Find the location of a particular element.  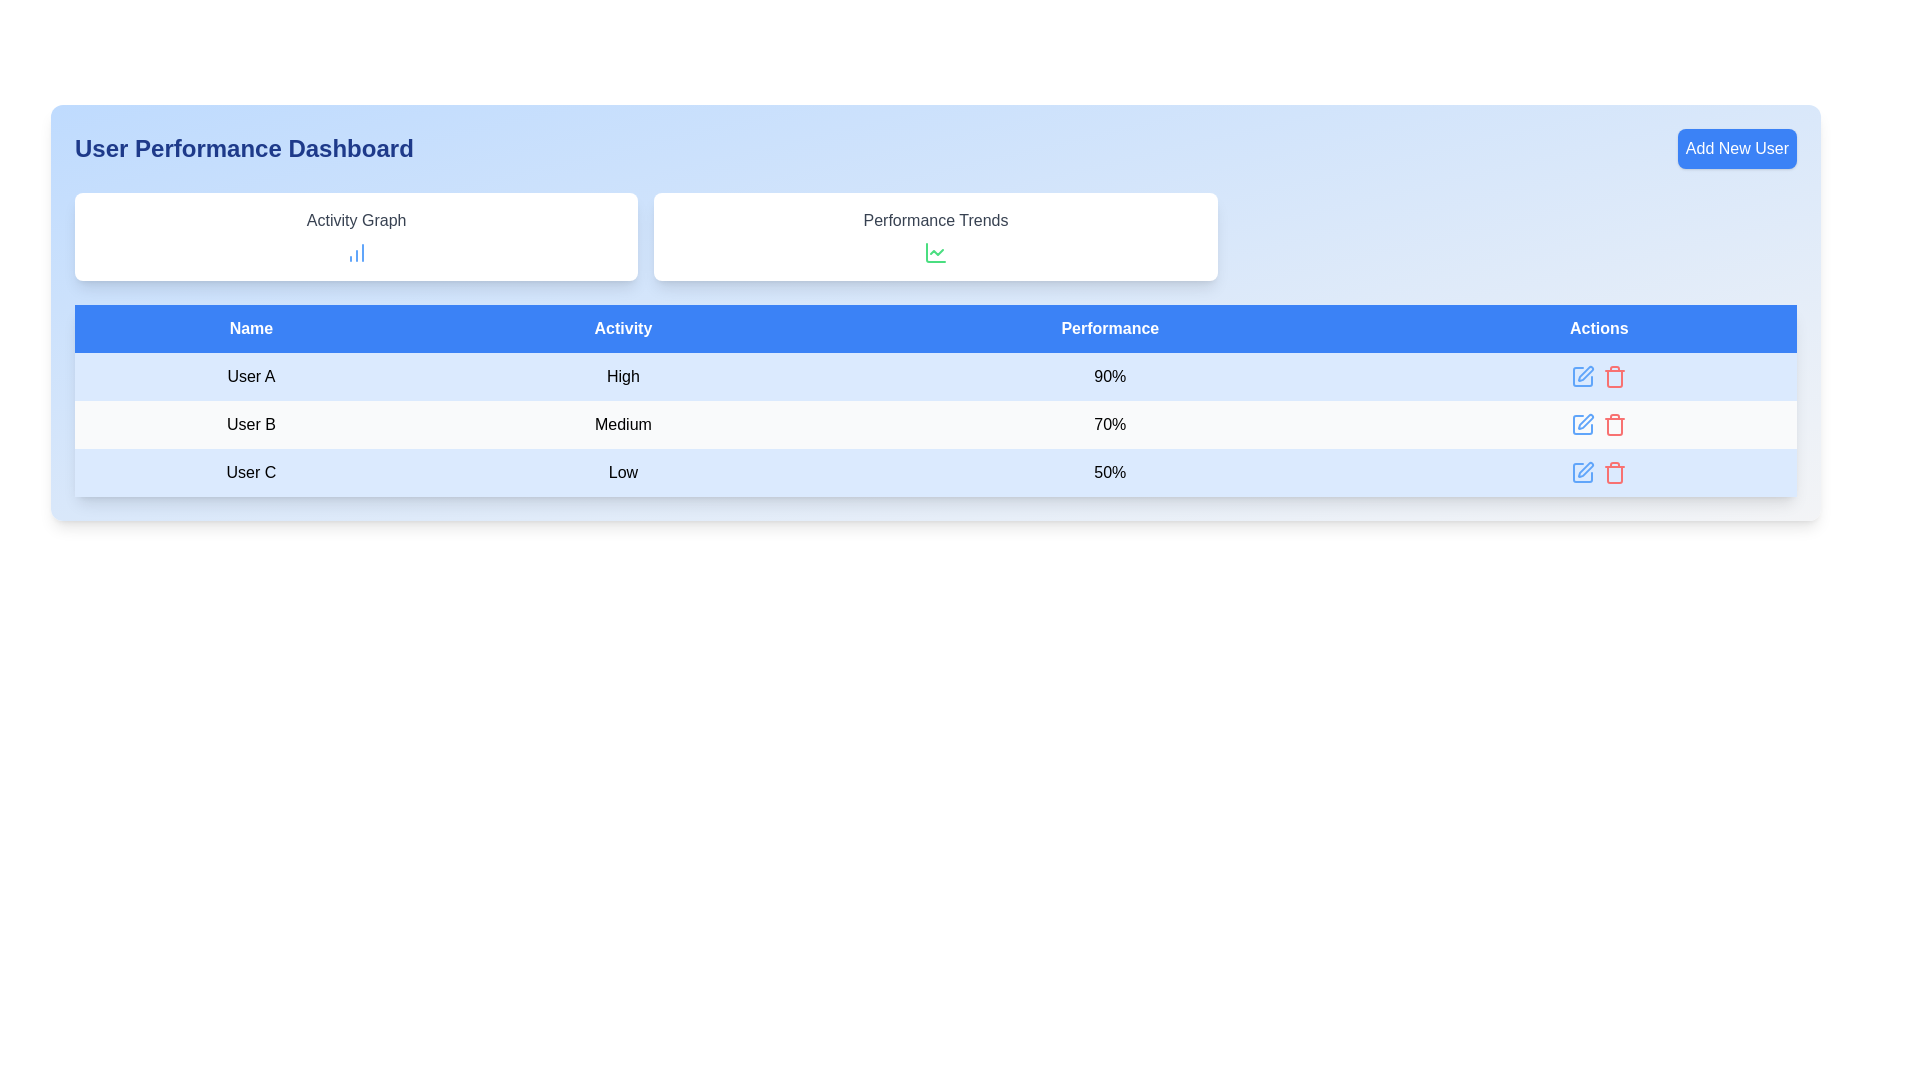

the graphical indicator located in the 'Performance Trends' section, which is centrally positioned in the lower half of that section is located at coordinates (935, 252).